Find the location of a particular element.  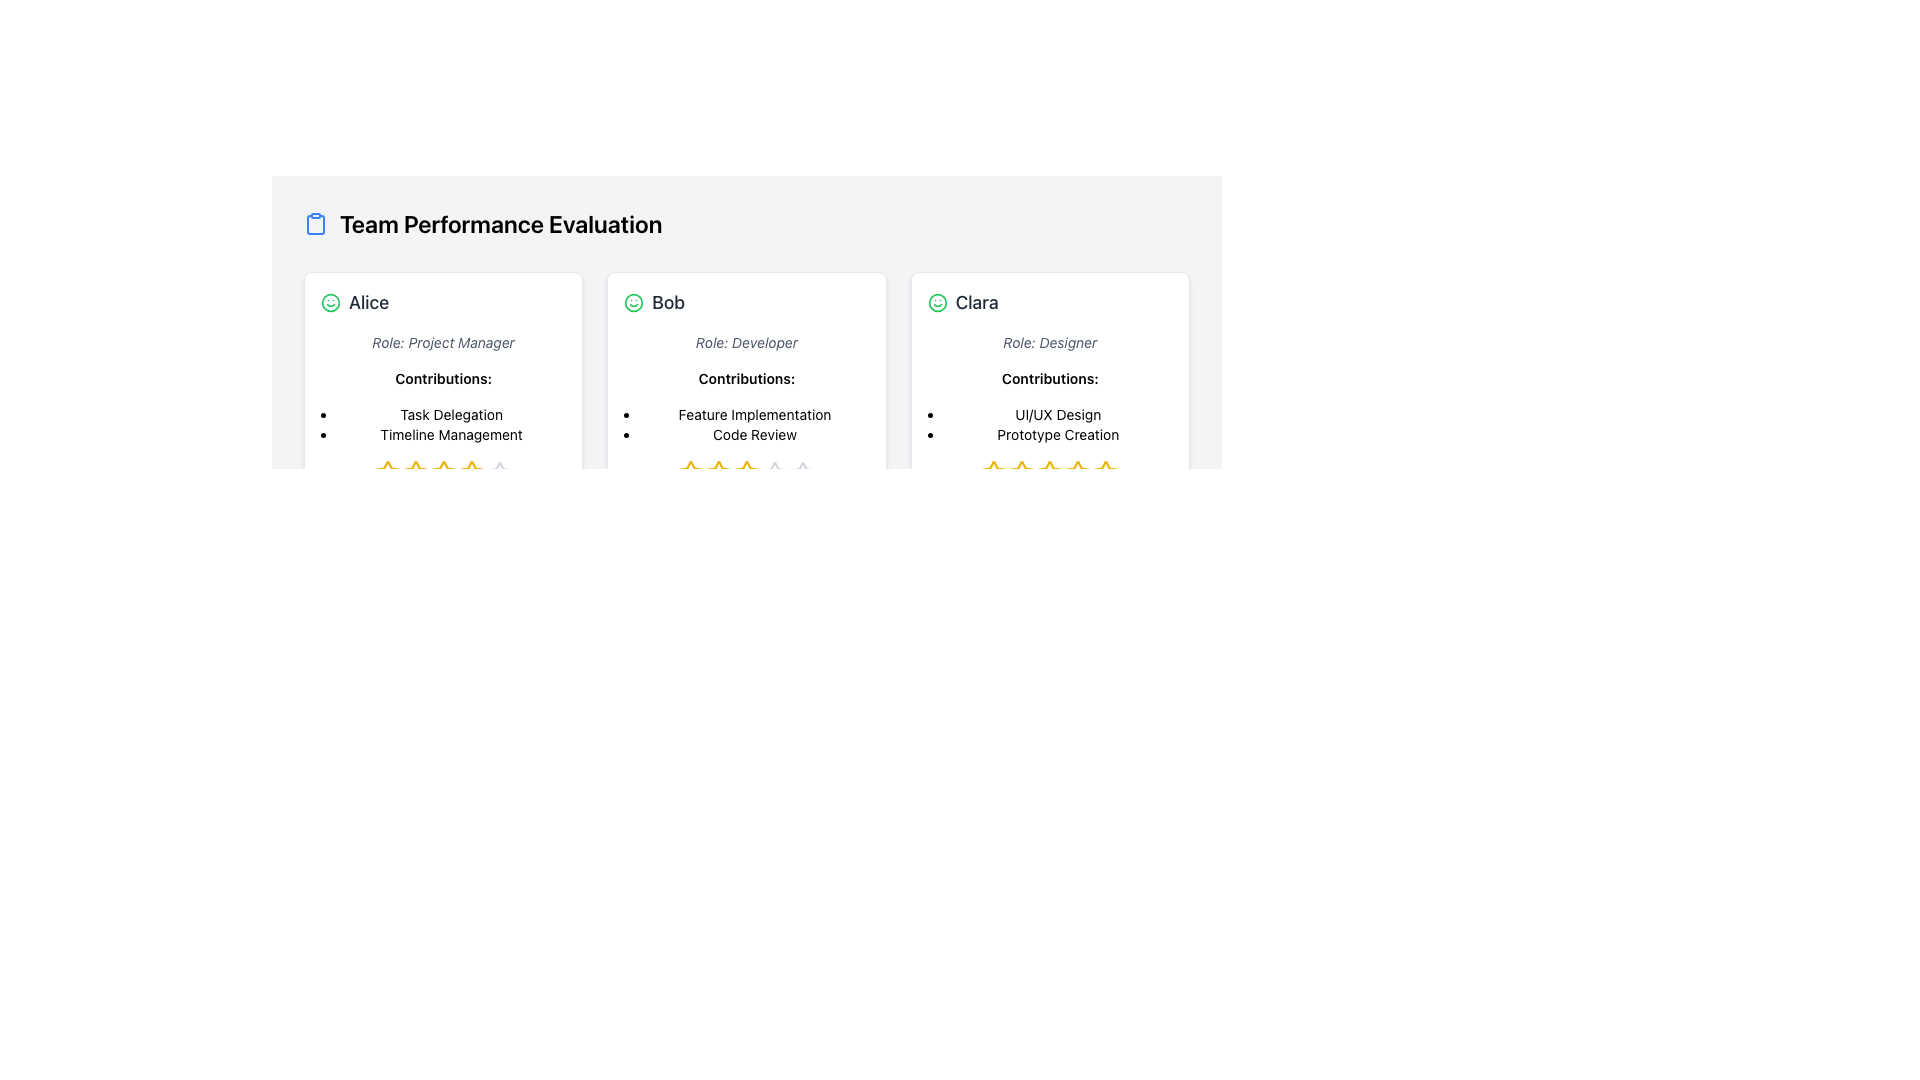

the text label that reads 'Role: Designer' in a small italic font, located on Clara's profile card, below her name and above the Contributions title is located at coordinates (1049, 342).